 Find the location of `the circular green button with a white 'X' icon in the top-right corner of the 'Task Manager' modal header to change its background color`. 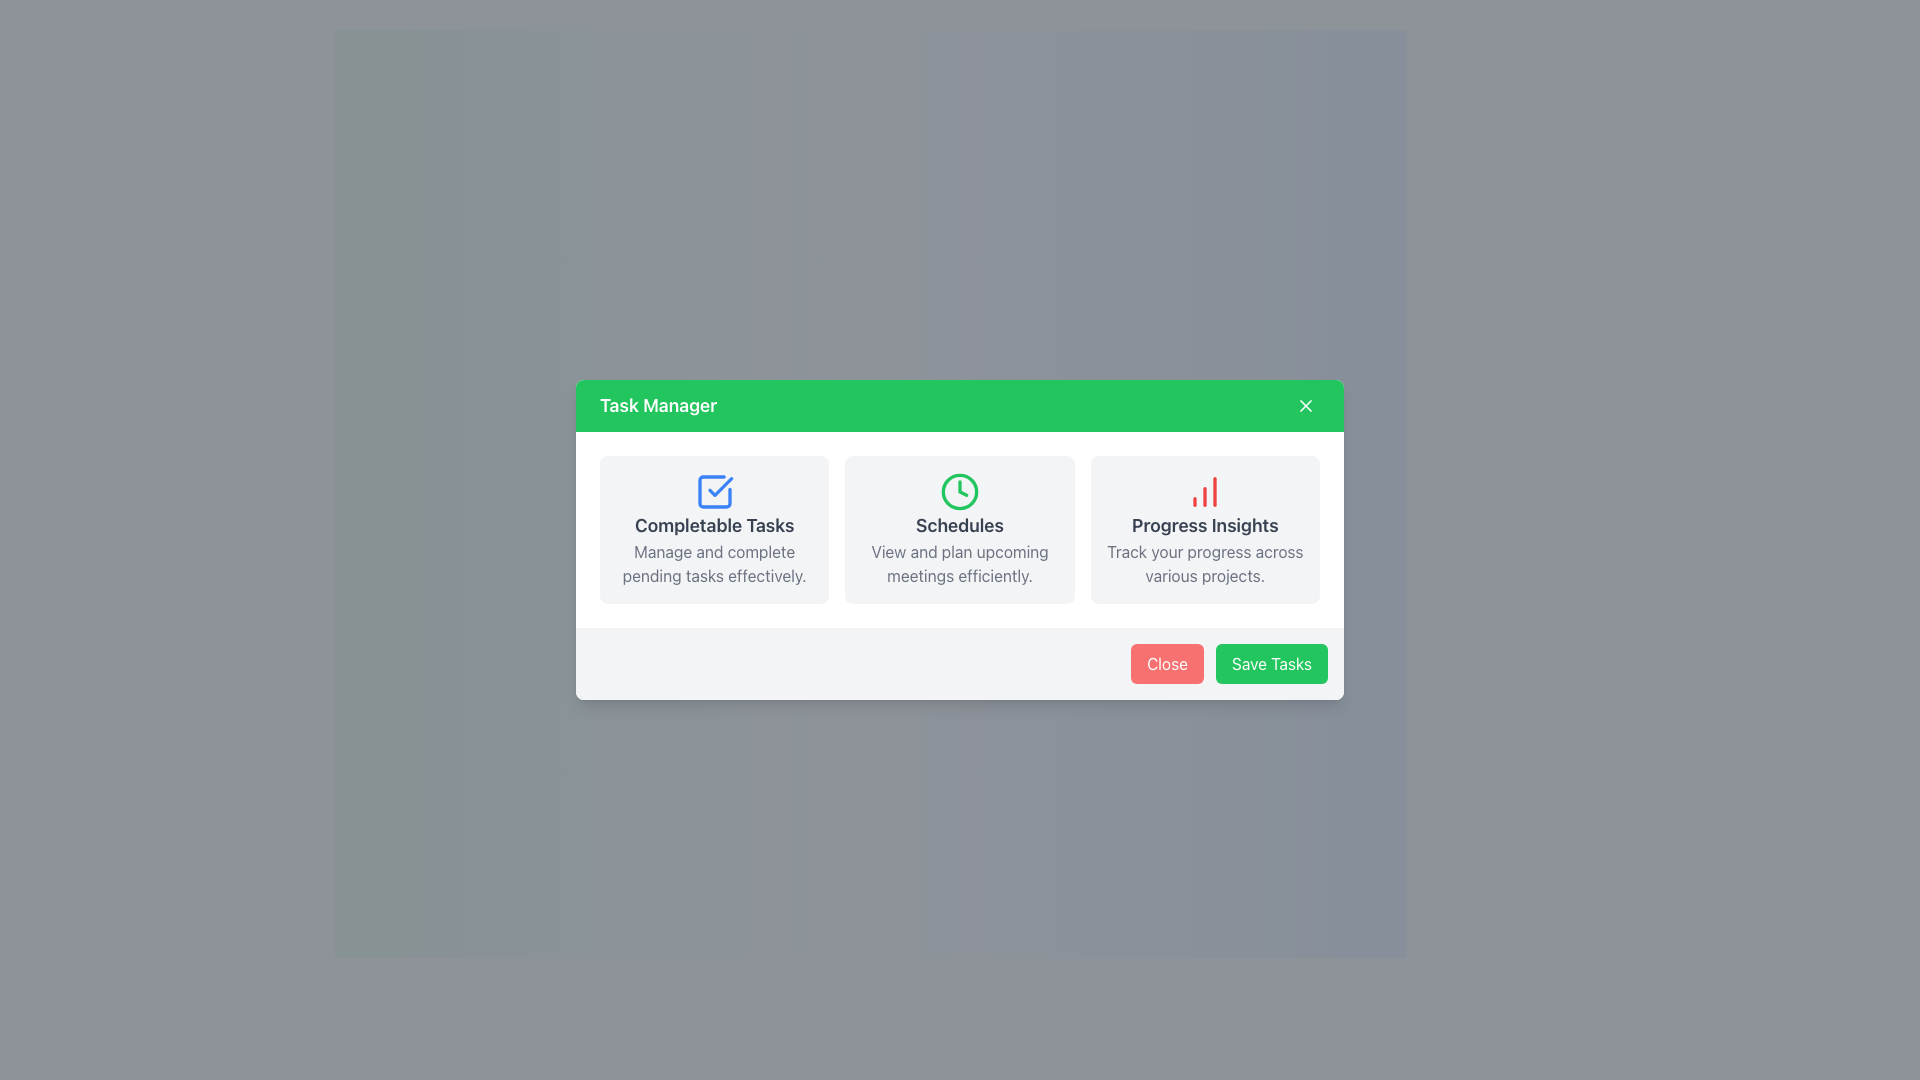

the circular green button with a white 'X' icon in the top-right corner of the 'Task Manager' modal header to change its background color is located at coordinates (1305, 405).